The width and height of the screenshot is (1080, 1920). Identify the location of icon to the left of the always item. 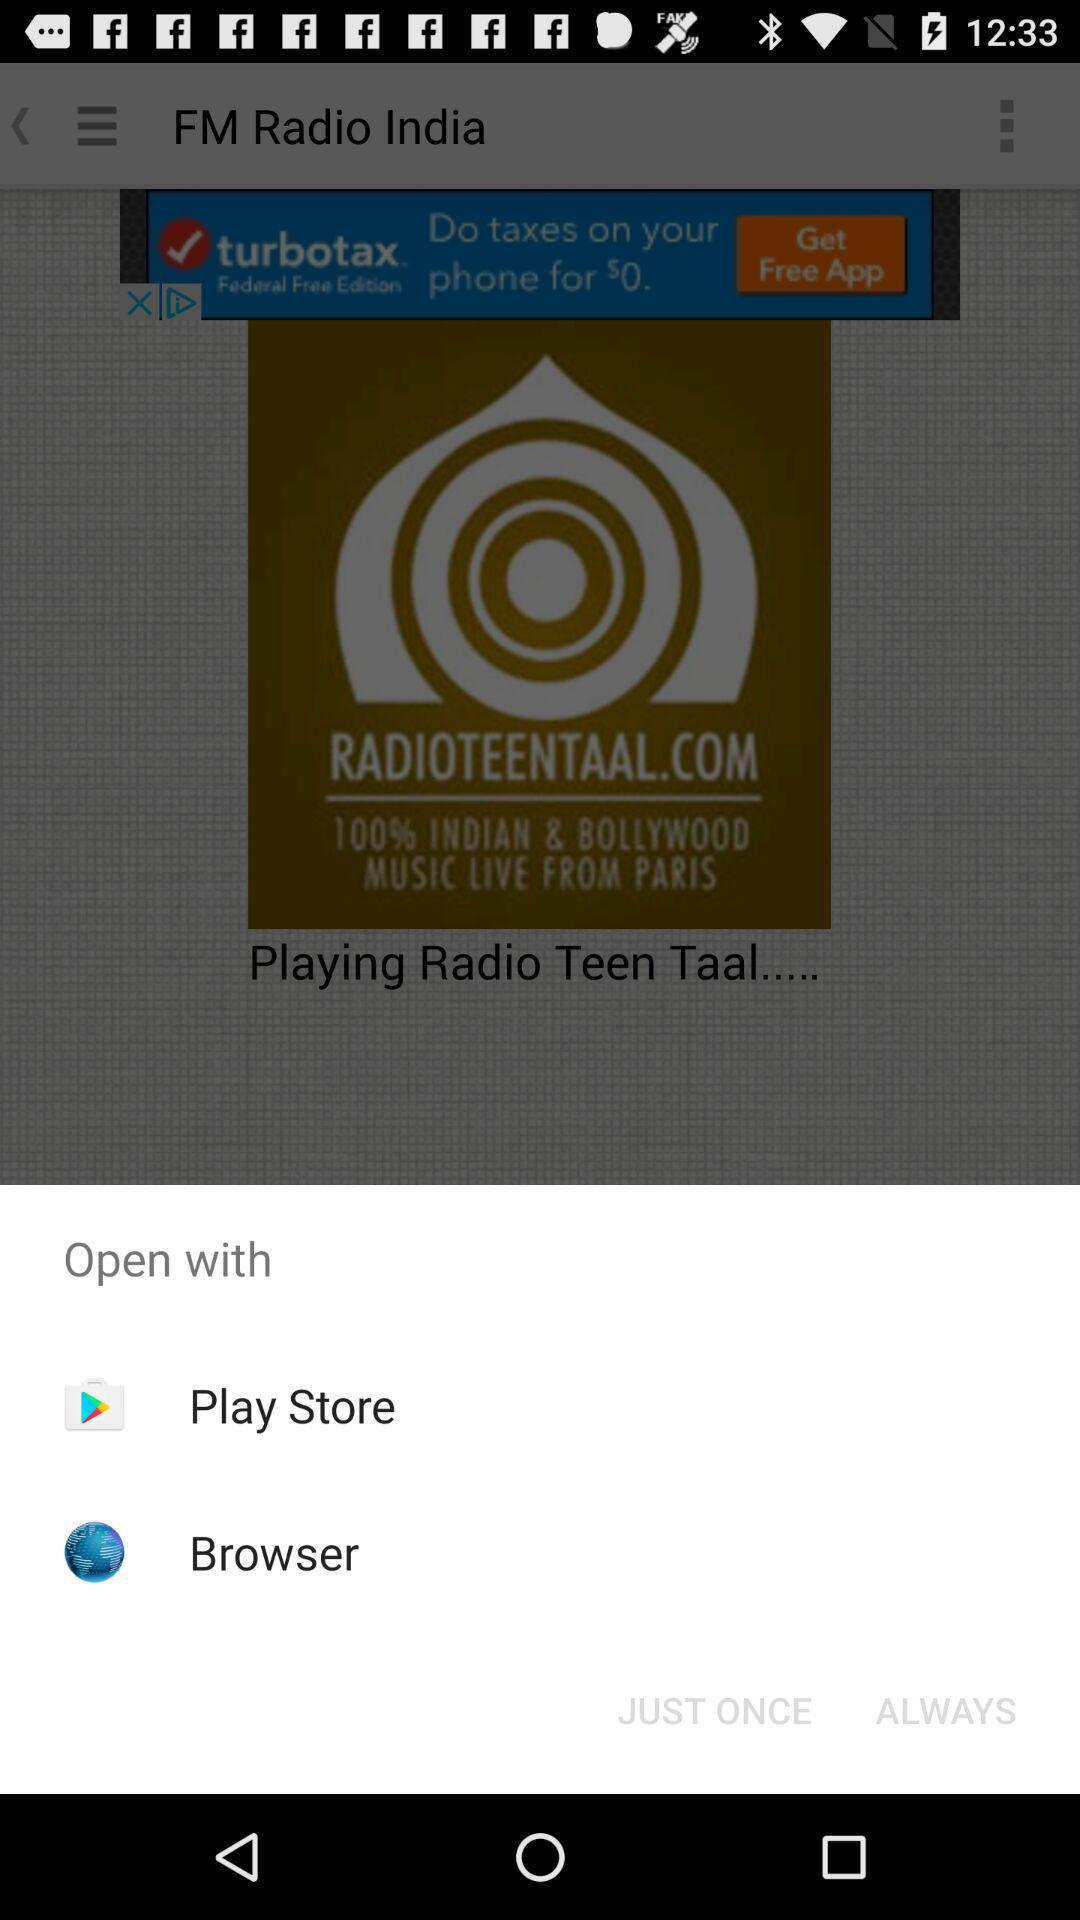
(713, 1708).